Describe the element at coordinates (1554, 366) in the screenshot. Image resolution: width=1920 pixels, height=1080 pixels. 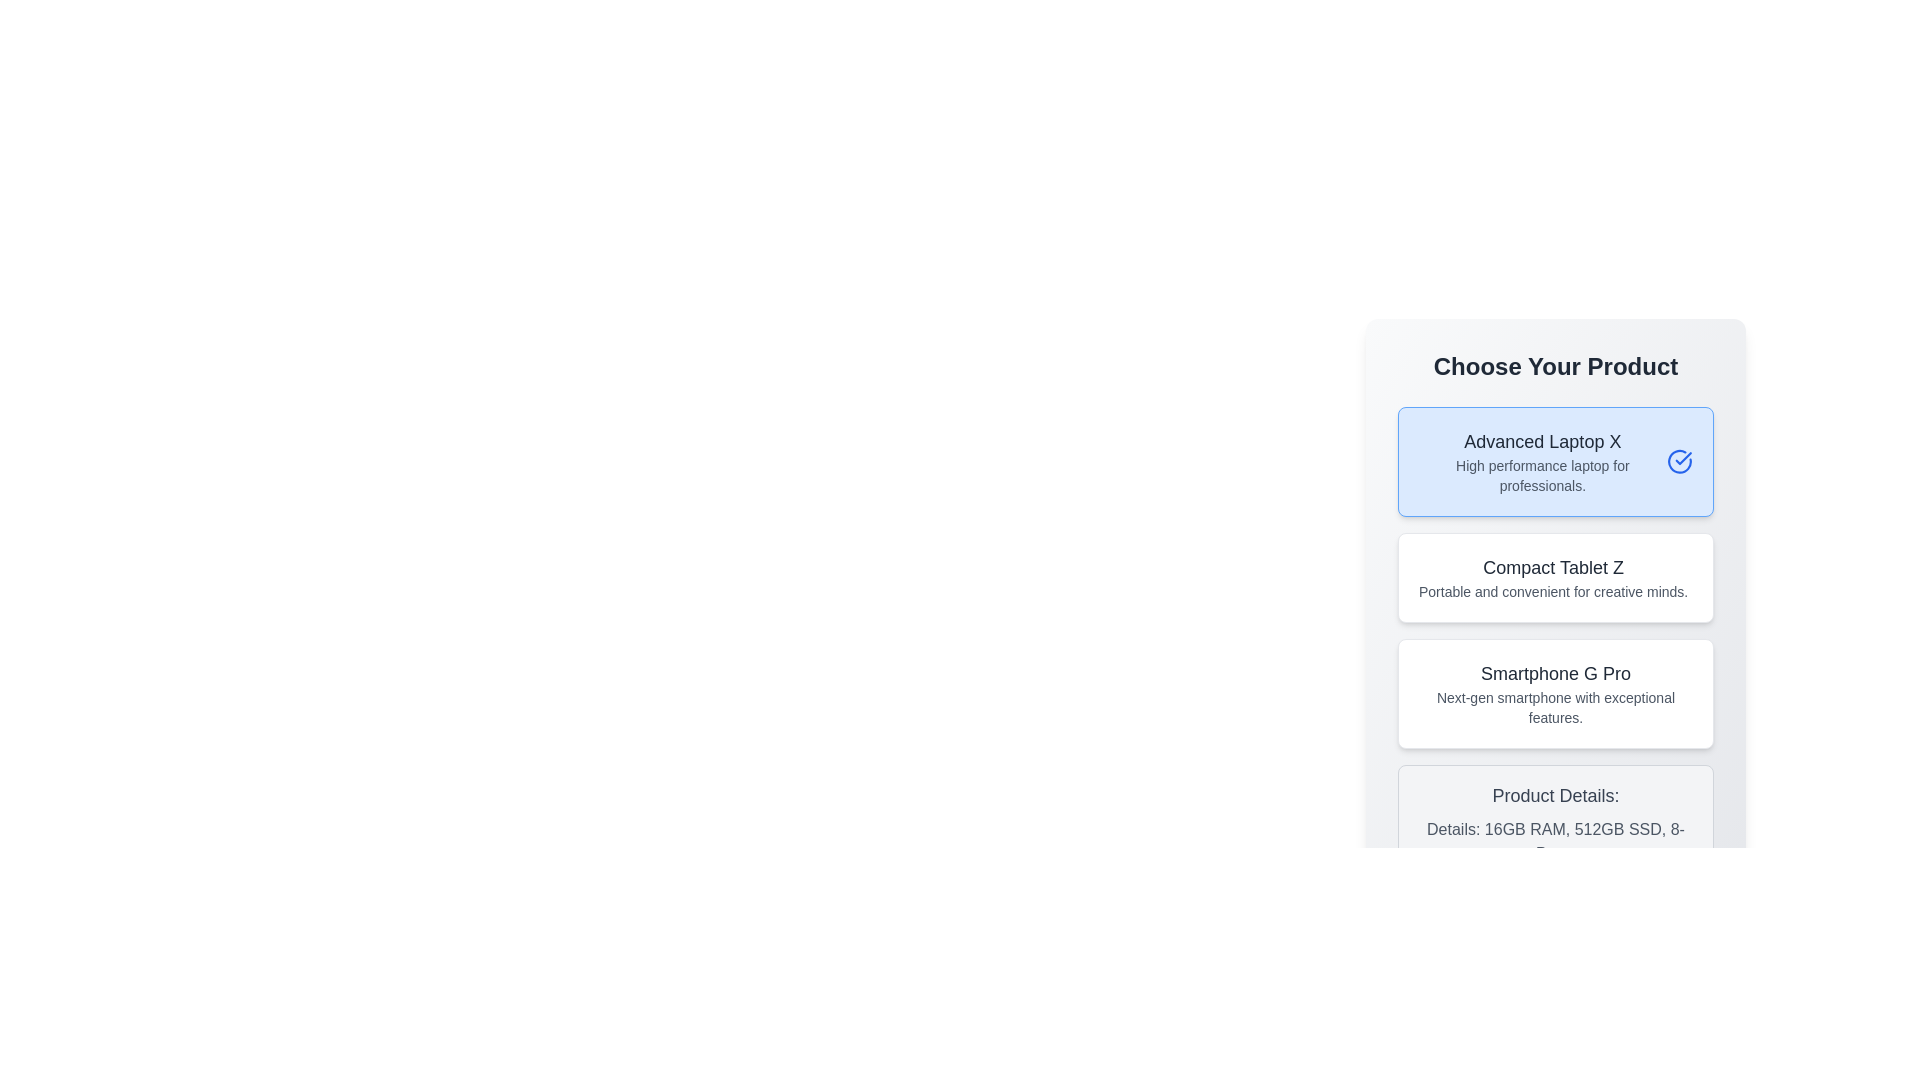
I see `the header text element that introduces the product selection interface, positioned above the list of selectable product options` at that location.